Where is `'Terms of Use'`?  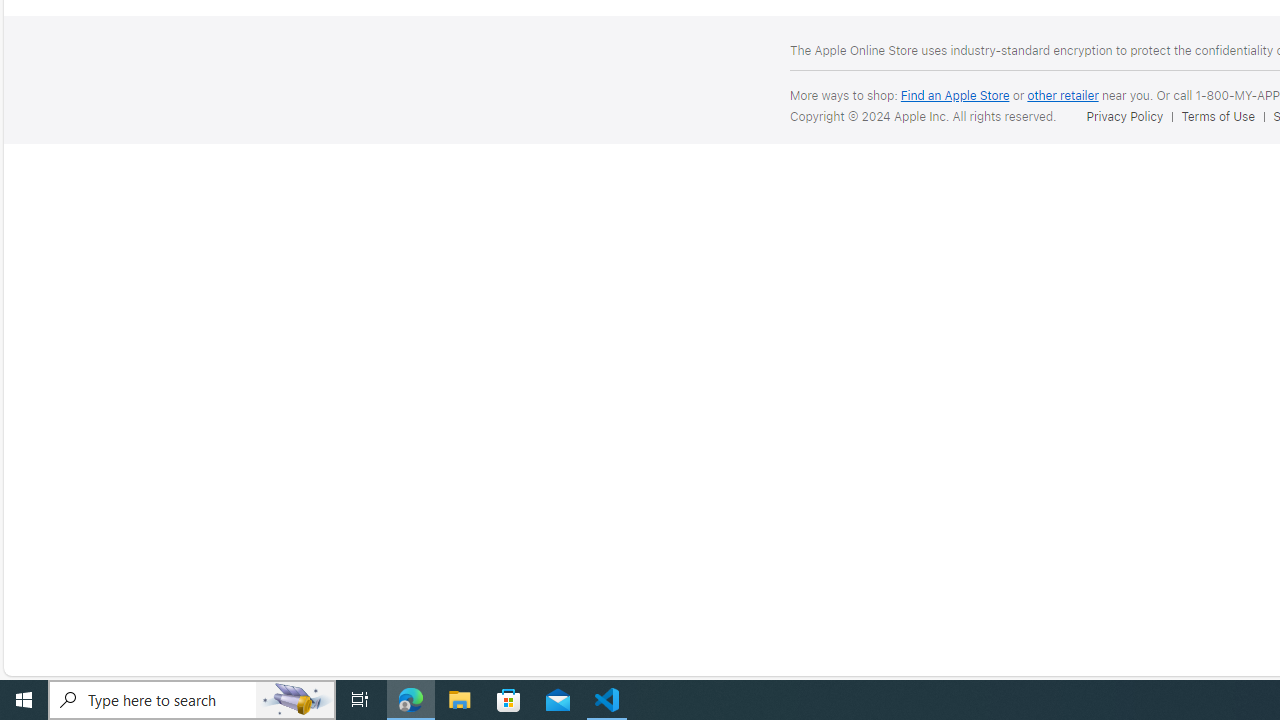
'Terms of Use' is located at coordinates (1222, 116).